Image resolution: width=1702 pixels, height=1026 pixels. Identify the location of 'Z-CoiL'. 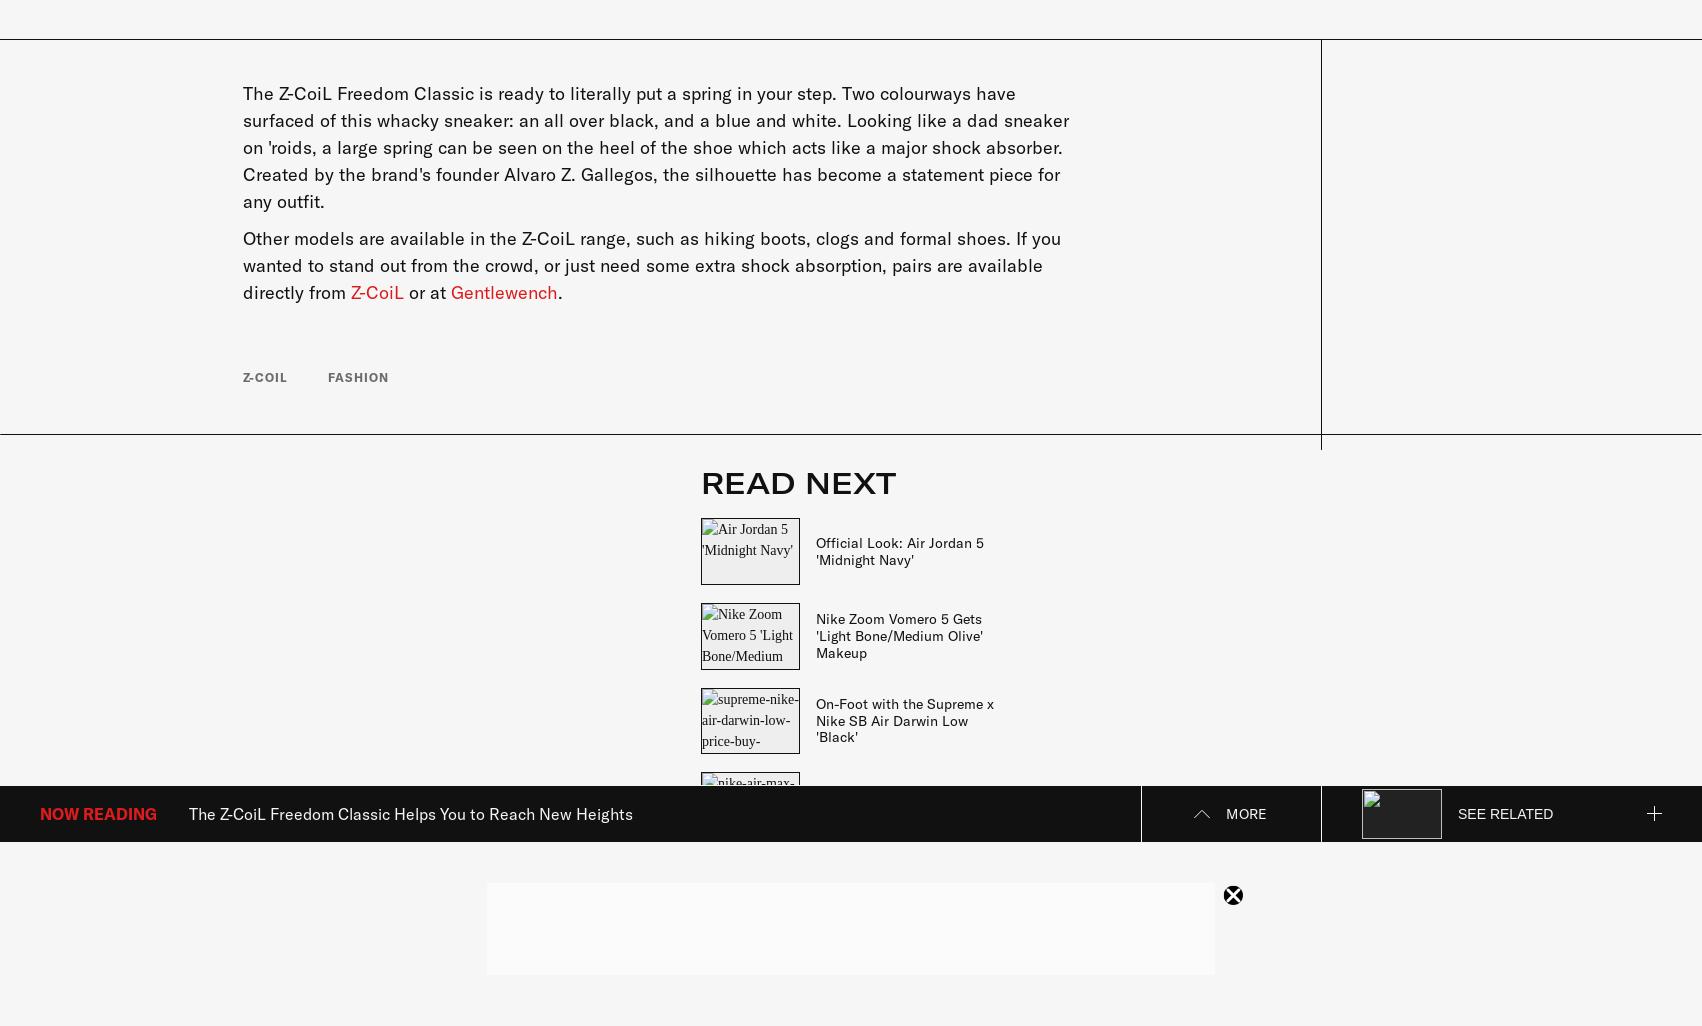
(376, 290).